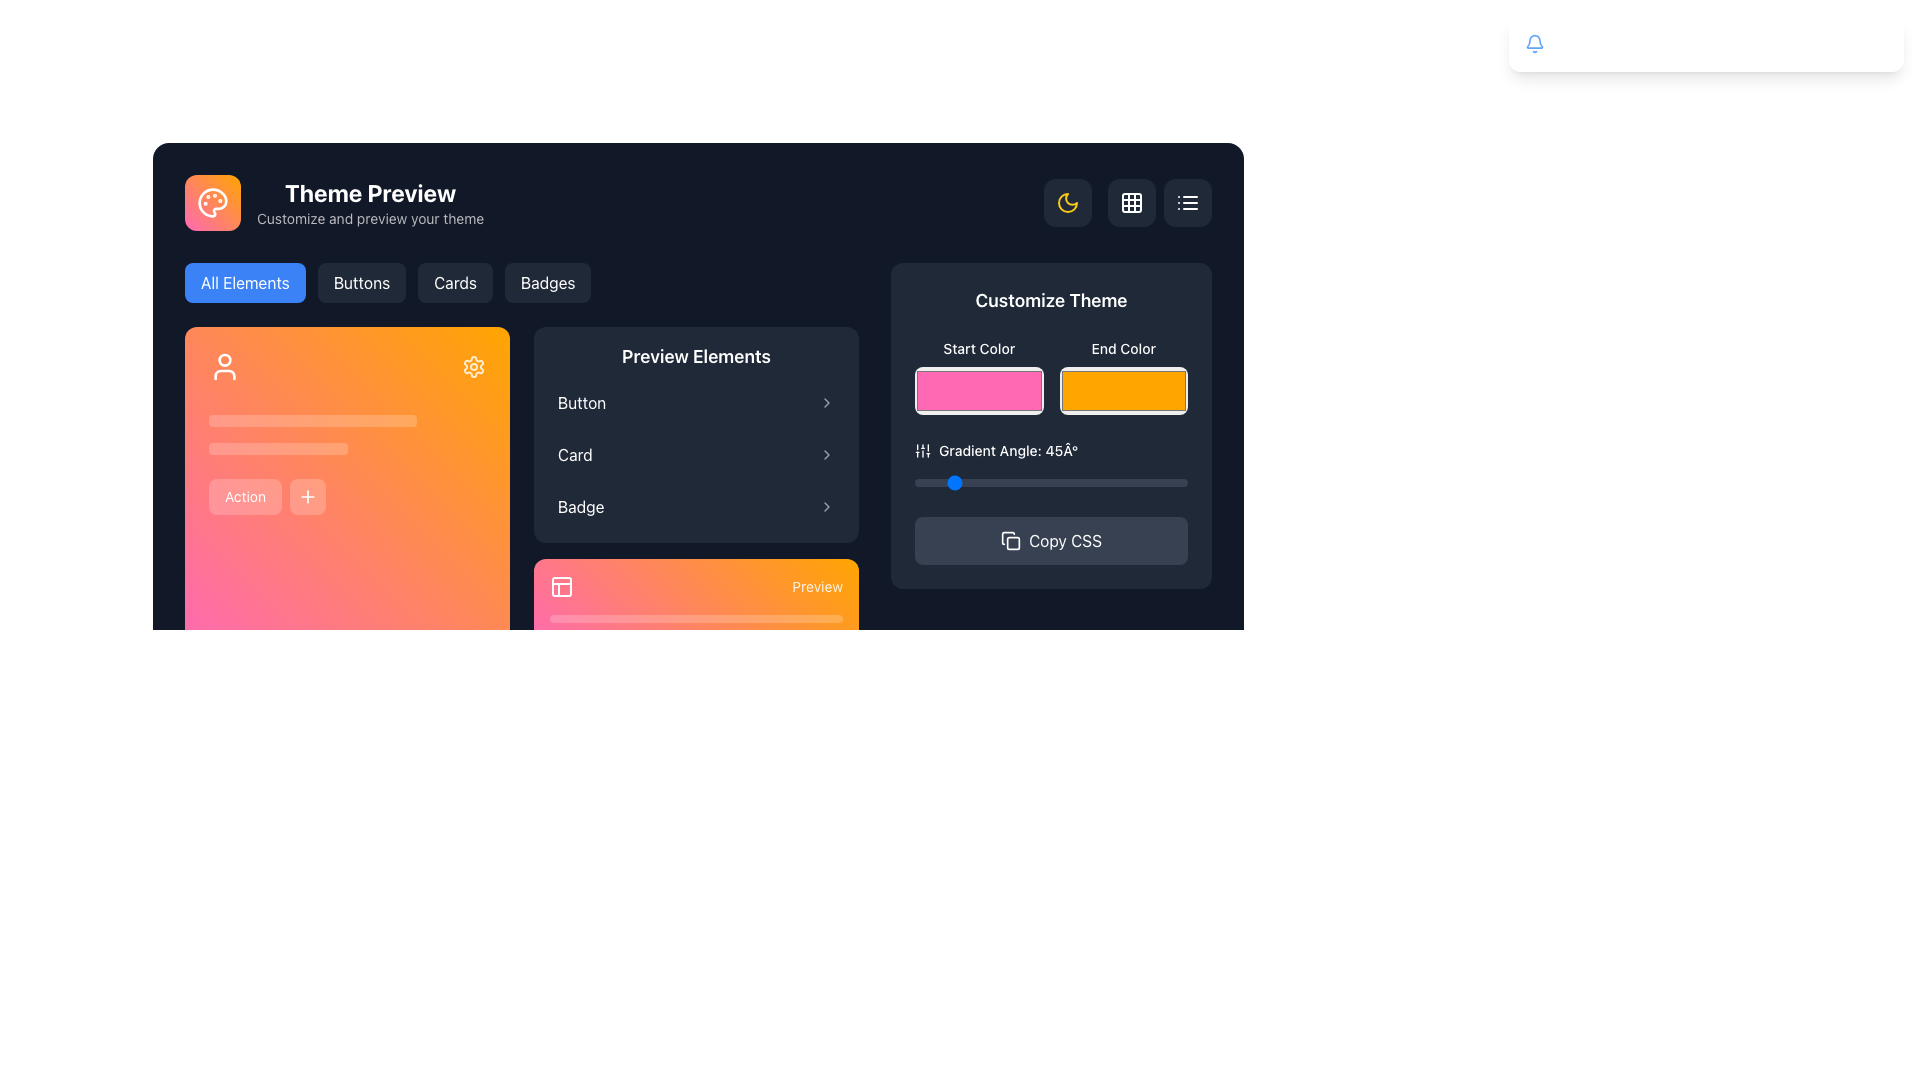  What do you see at coordinates (307, 496) in the screenshot?
I see `the addition button located in the lower half of the orange gradient card, positioned to the right of the 'Action' button` at bounding box center [307, 496].